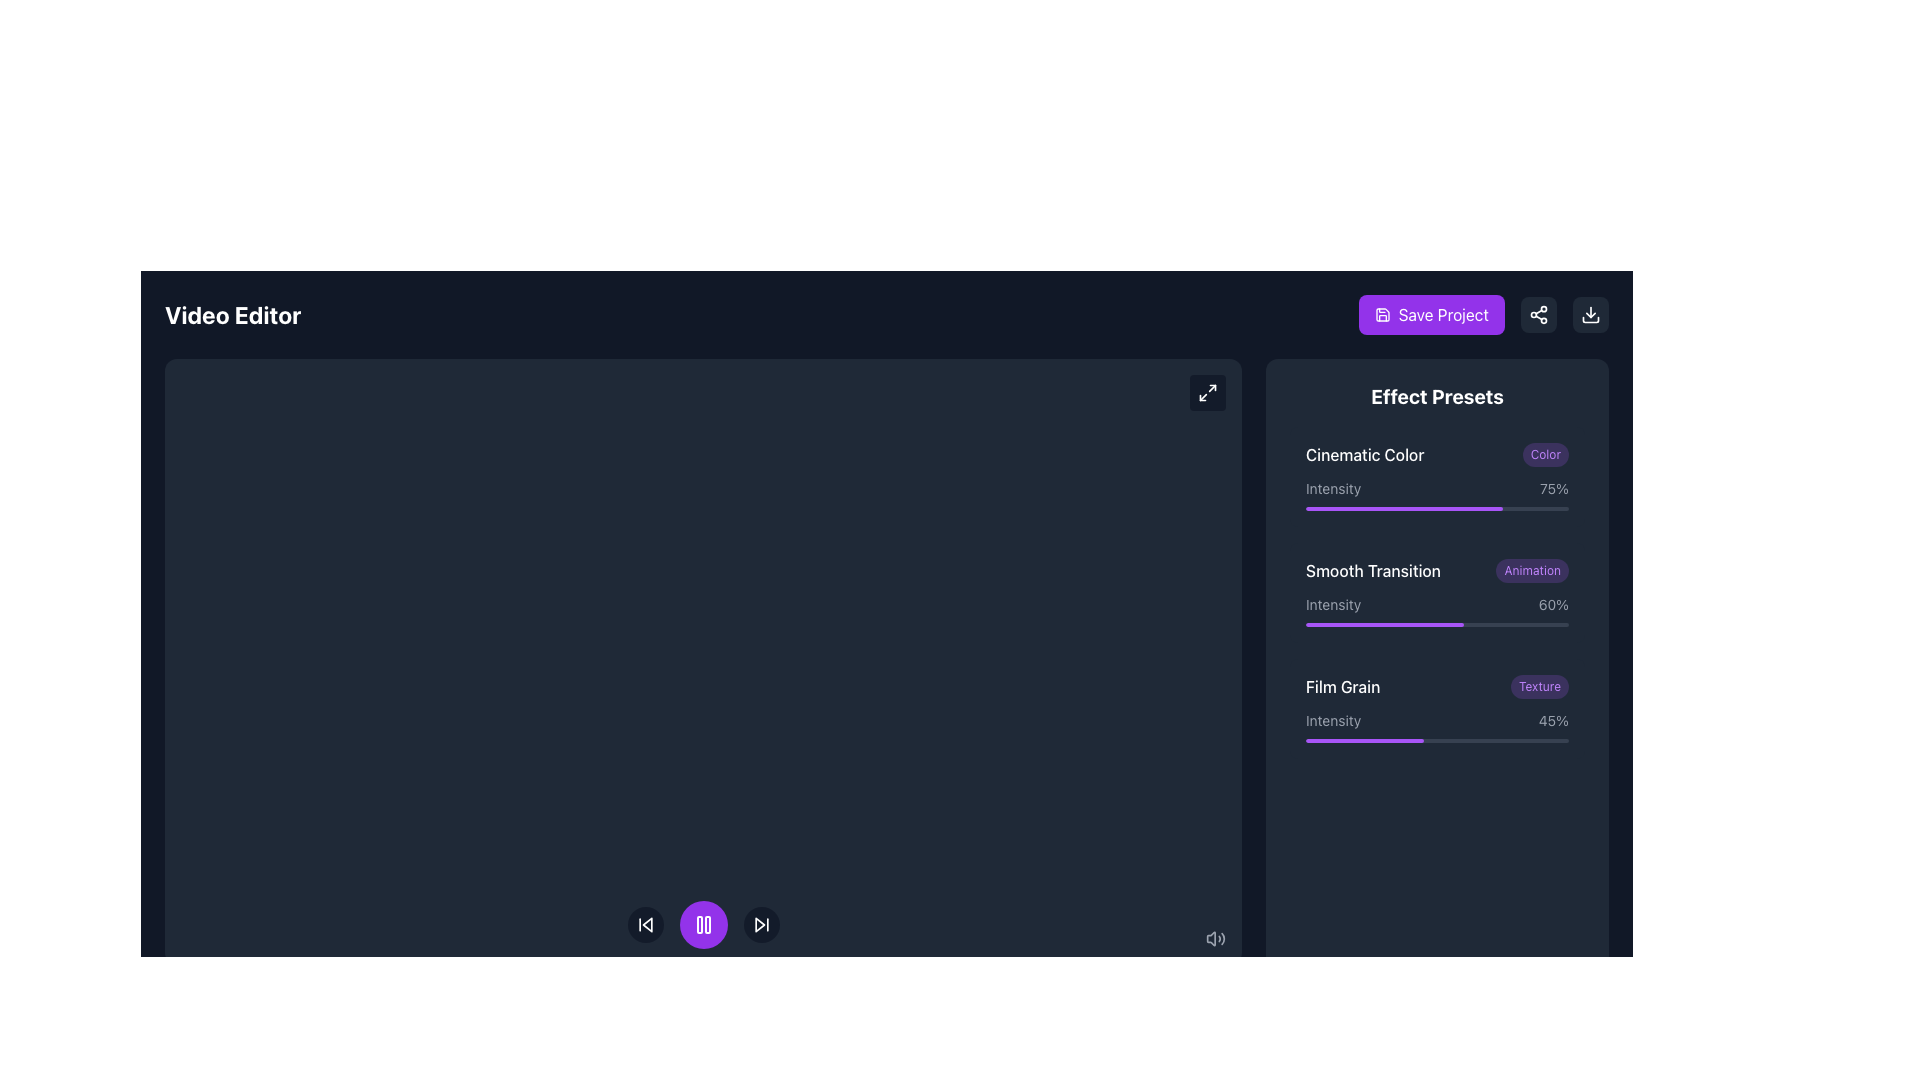  I want to click on the slider labeled 'Intensity' to adjust its value from '60%', so click(1436, 609).